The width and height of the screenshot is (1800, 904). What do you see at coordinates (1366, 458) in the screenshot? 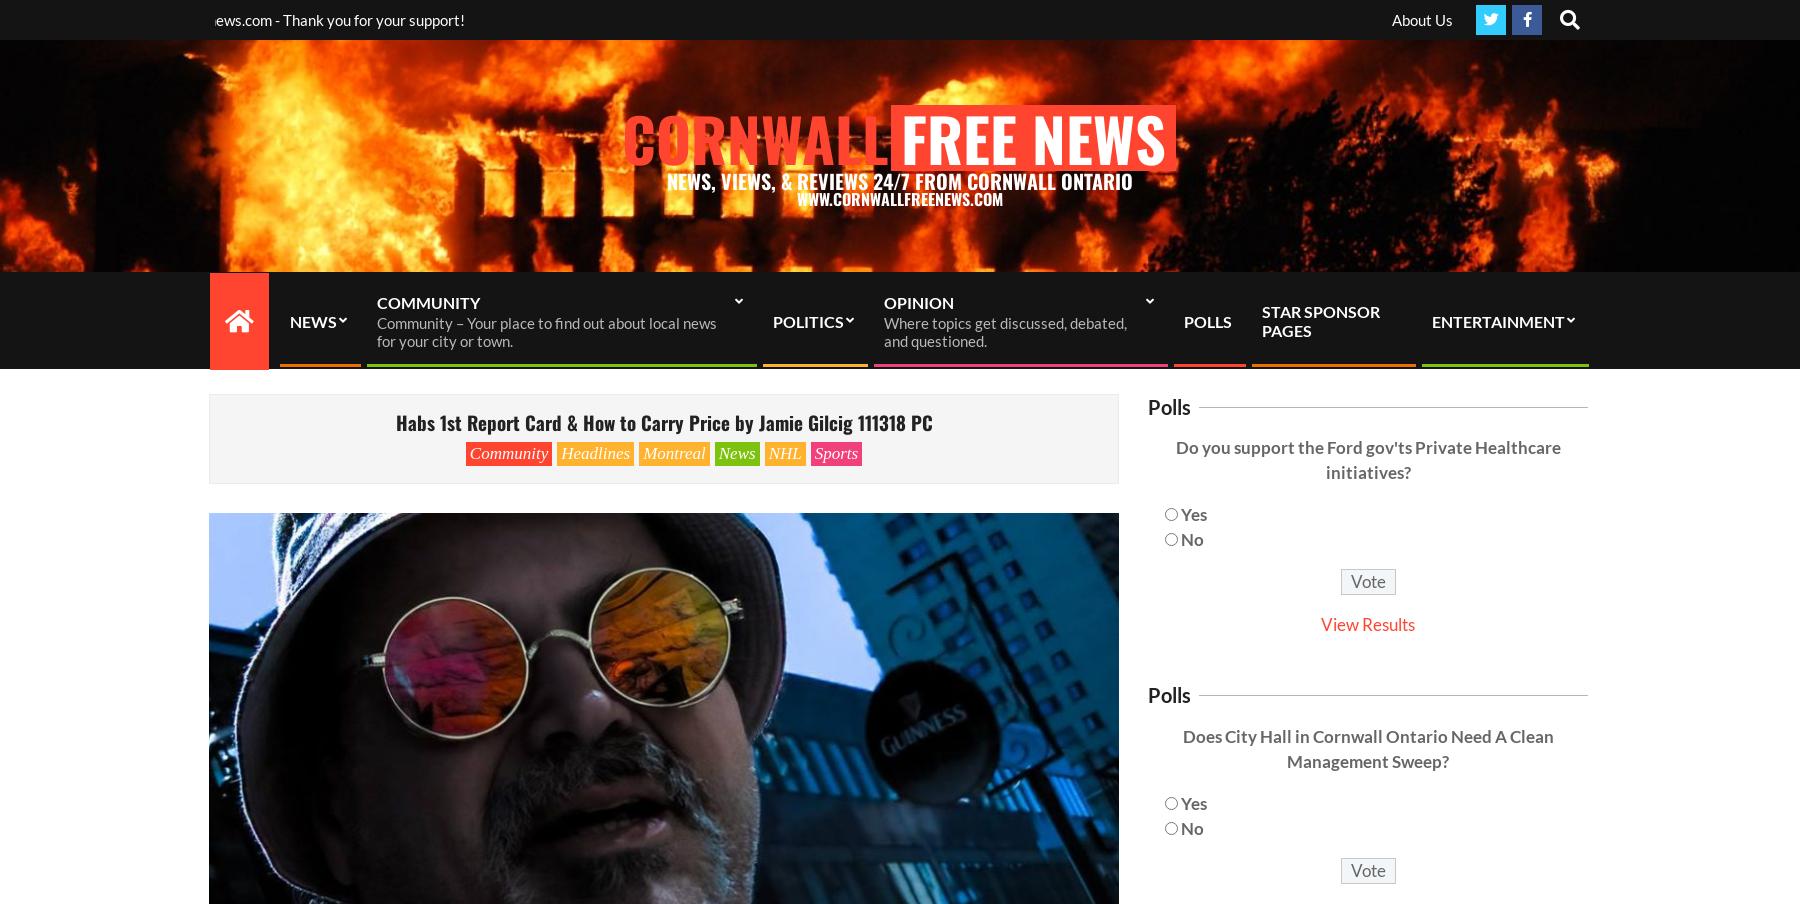
I see `'Do you support the Ford gov'ts Private Healthcare initiatives?'` at bounding box center [1366, 458].